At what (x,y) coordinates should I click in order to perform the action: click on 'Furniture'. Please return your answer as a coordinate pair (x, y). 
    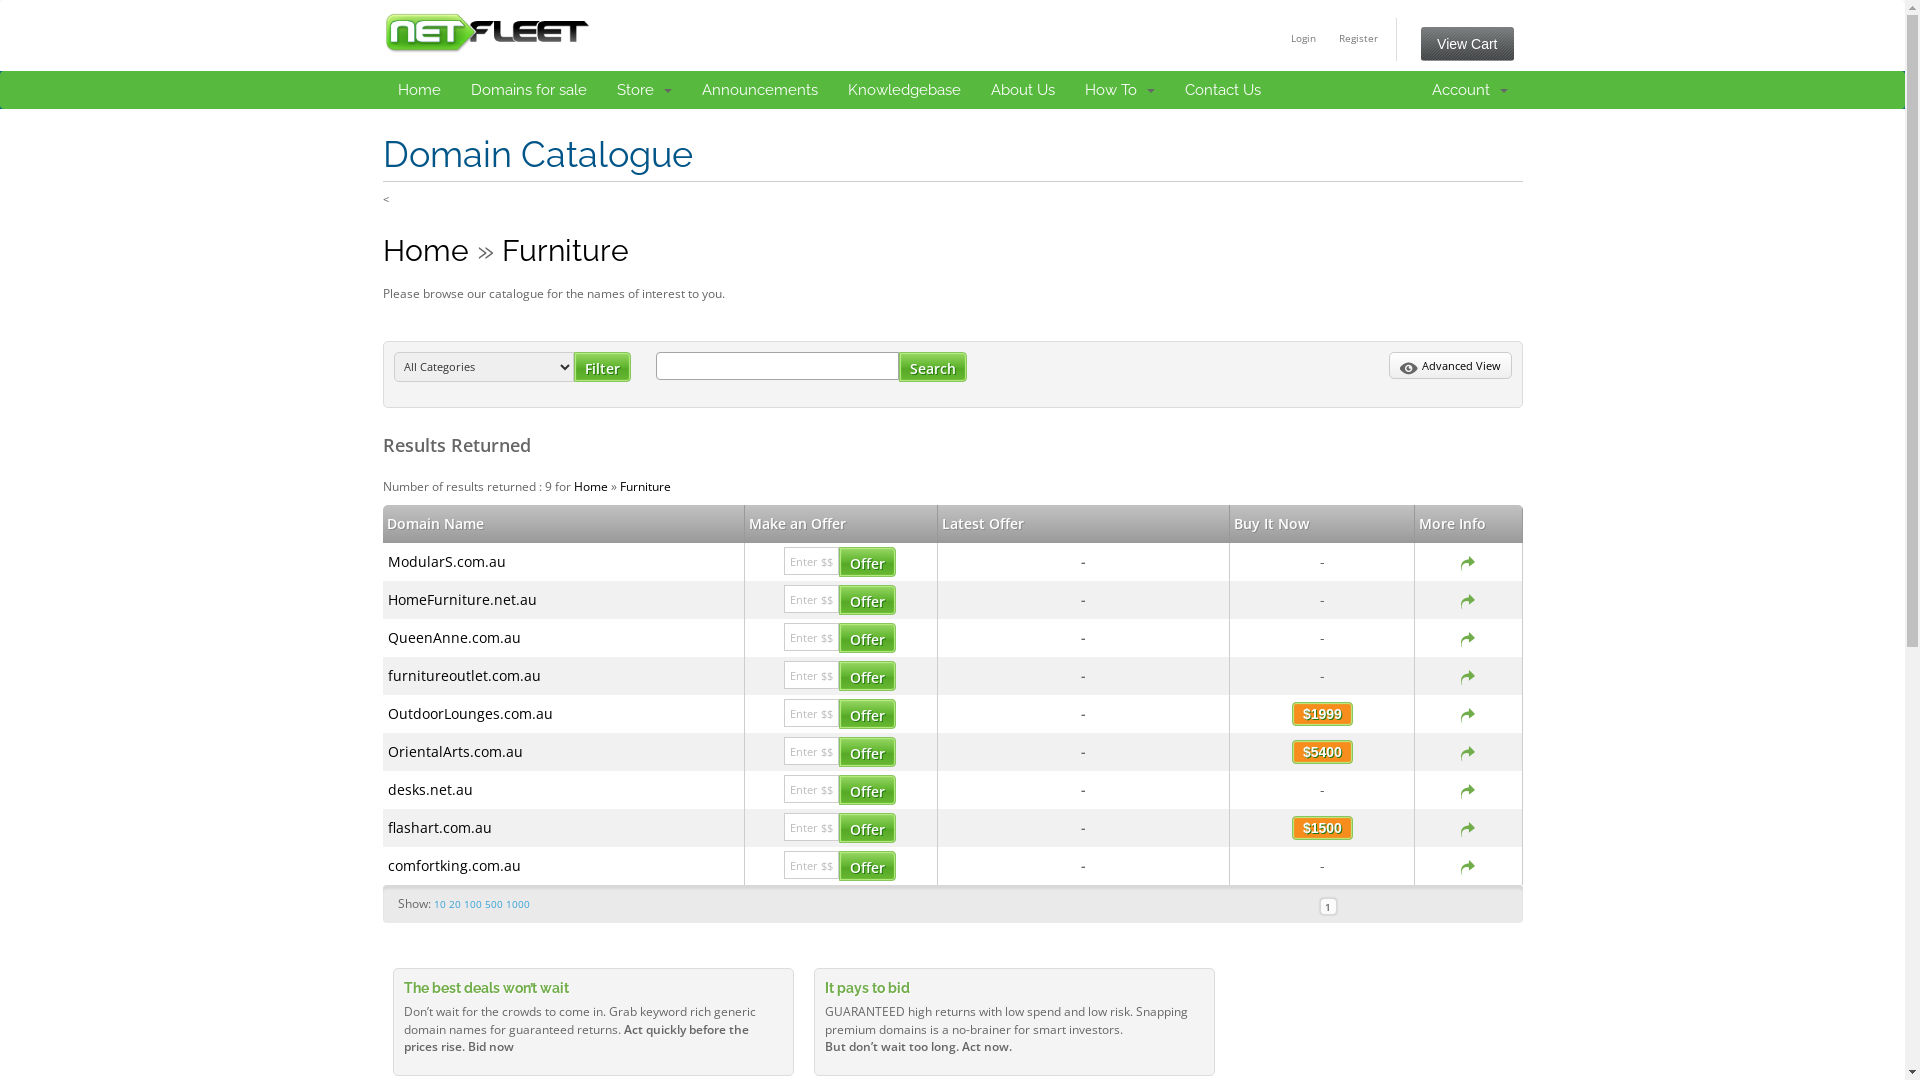
    Looking at the image, I should click on (564, 249).